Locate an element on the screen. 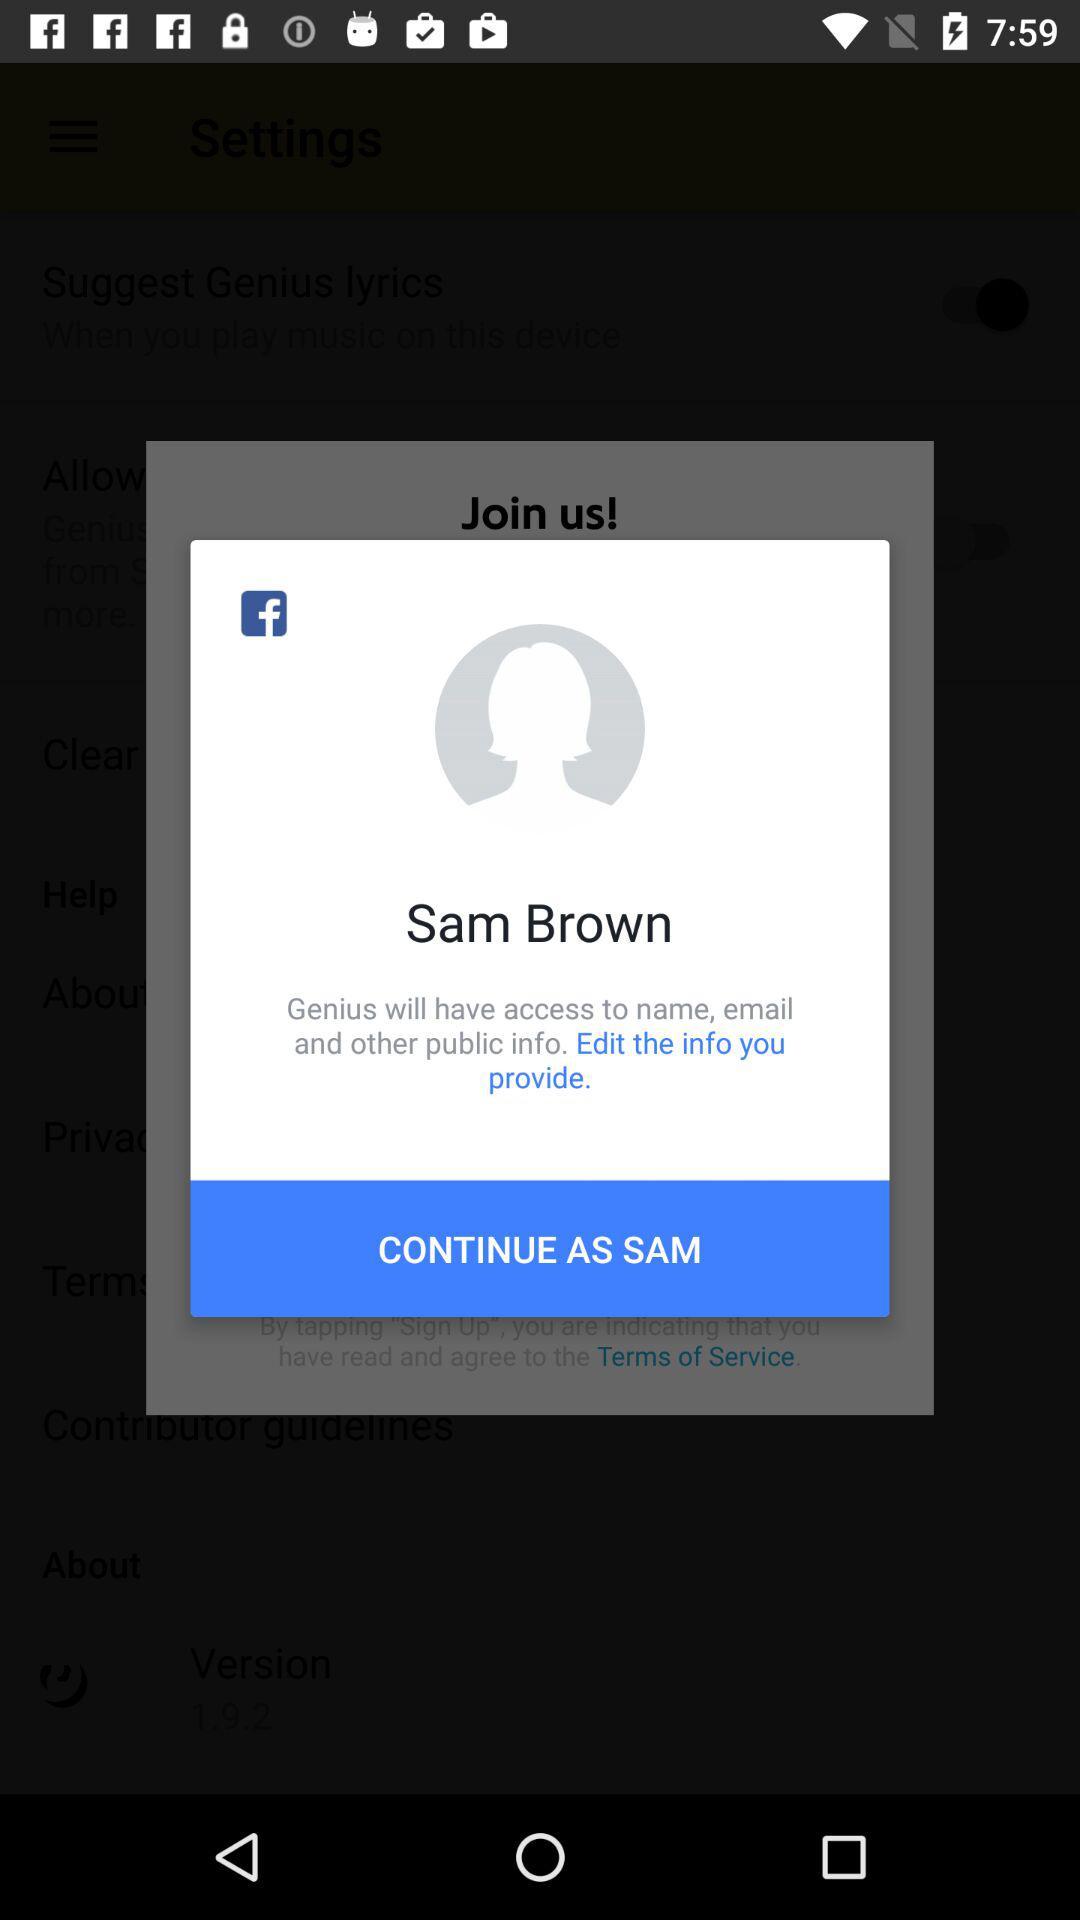 The image size is (1080, 1920). genius will have is located at coordinates (540, 1041).